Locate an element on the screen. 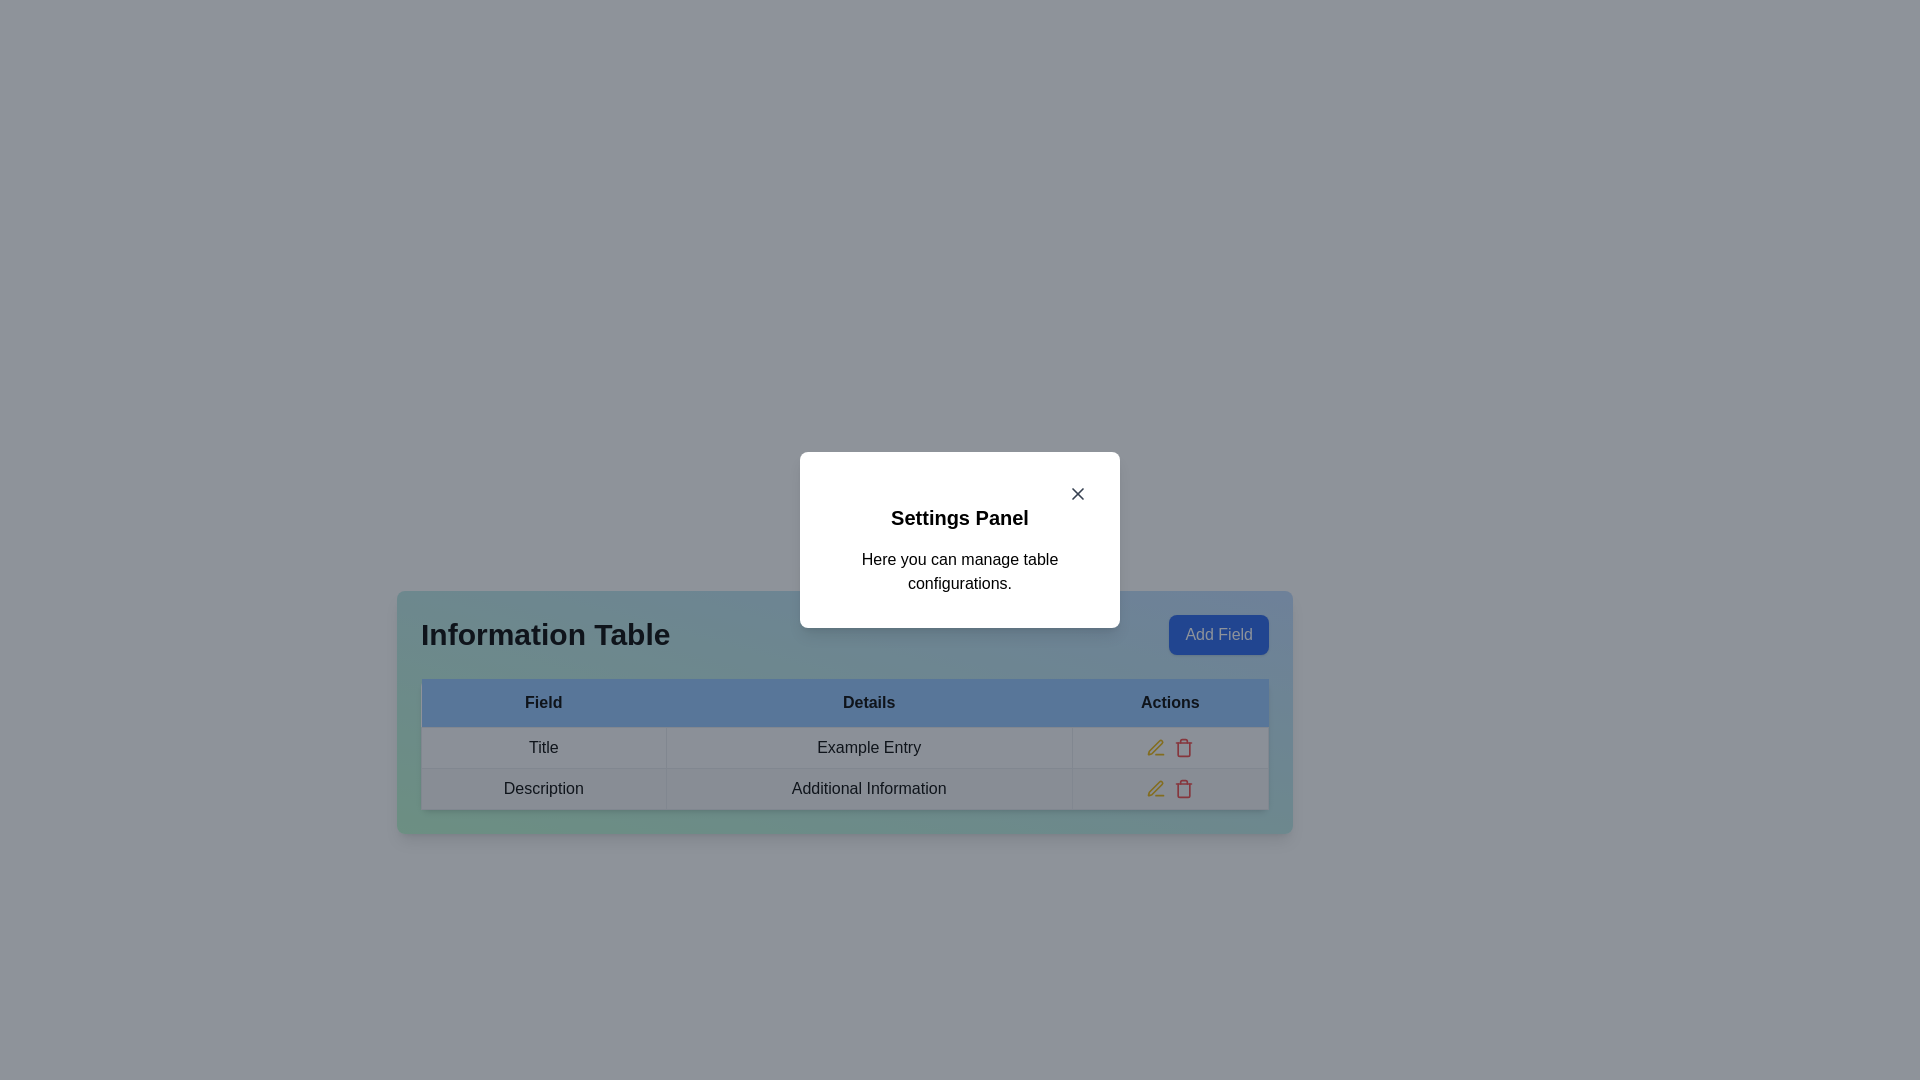 The image size is (1920, 1080). the 'Details' column header, which is the second column header in the table under the 'Information Table' heading, to sort data is located at coordinates (844, 711).